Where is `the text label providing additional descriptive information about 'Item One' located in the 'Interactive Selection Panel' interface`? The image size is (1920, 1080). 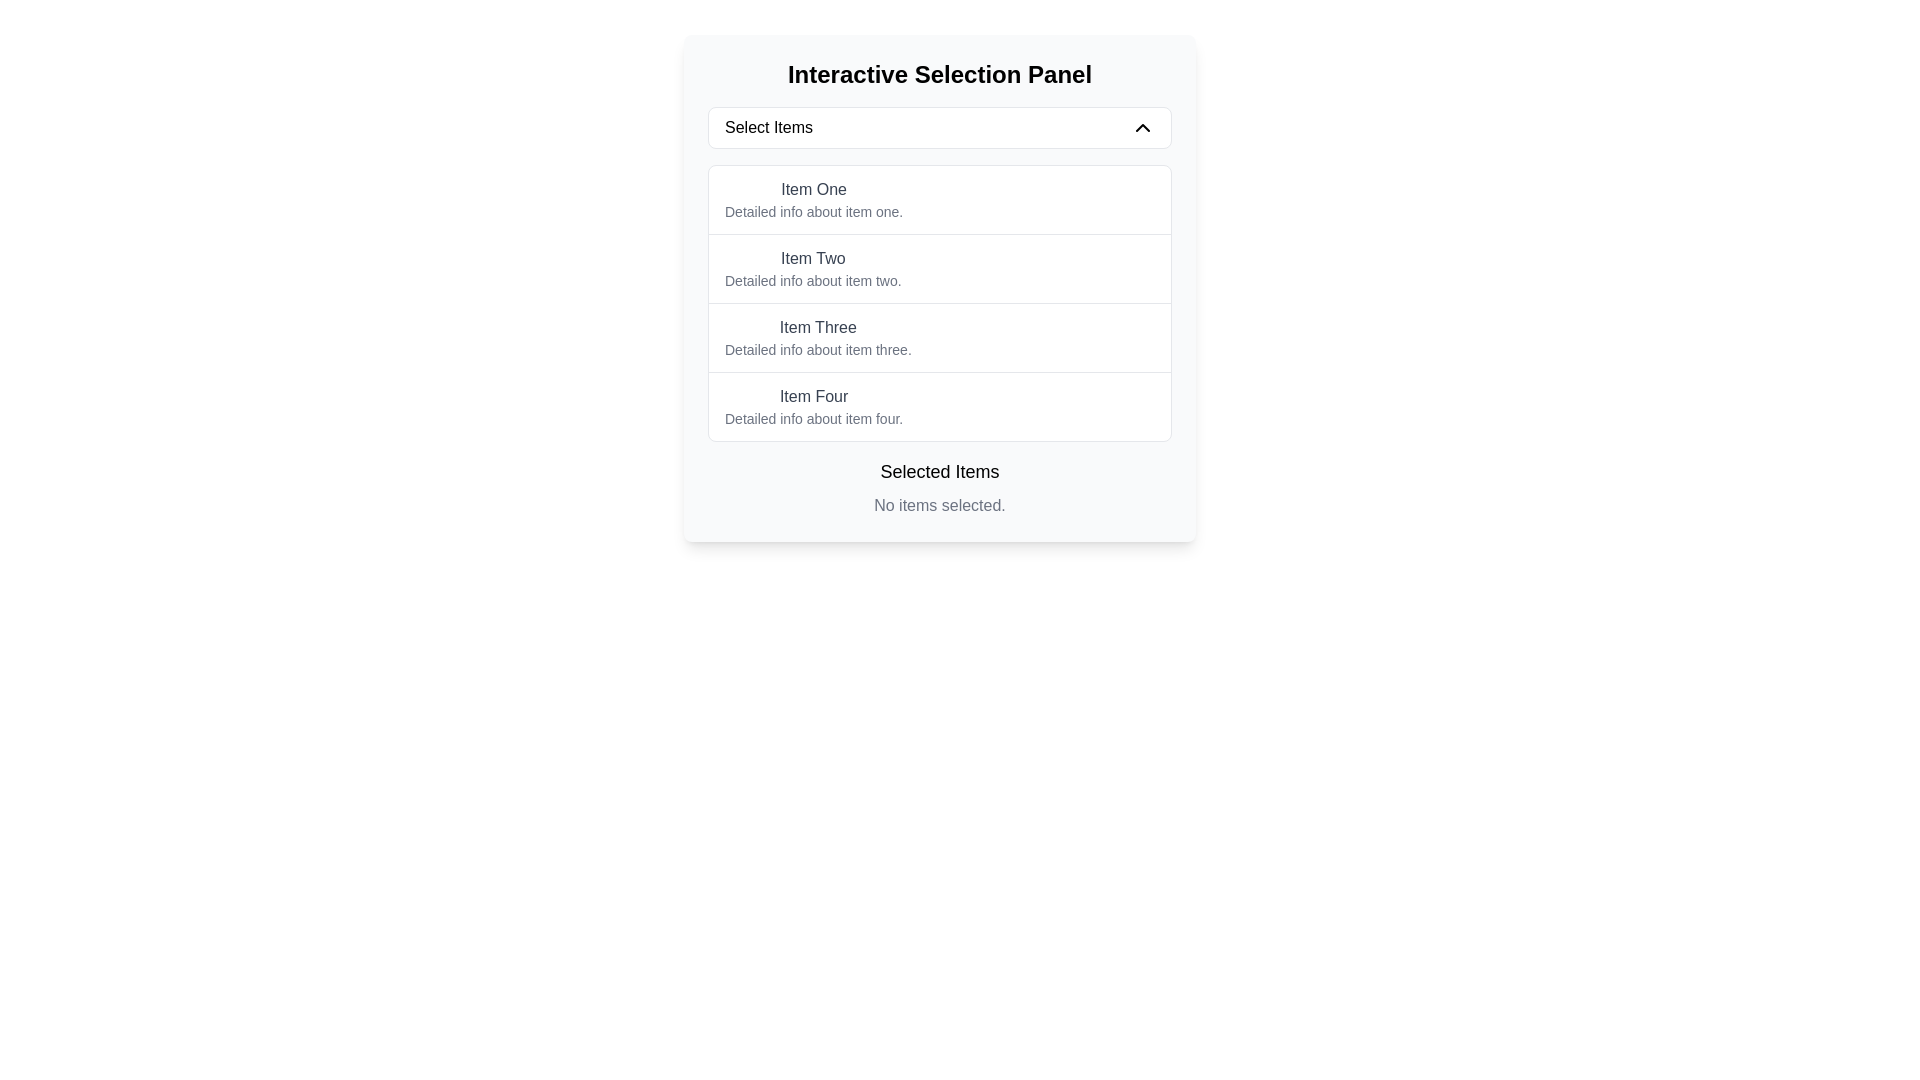 the text label providing additional descriptive information about 'Item One' located in the 'Interactive Selection Panel' interface is located at coordinates (814, 212).